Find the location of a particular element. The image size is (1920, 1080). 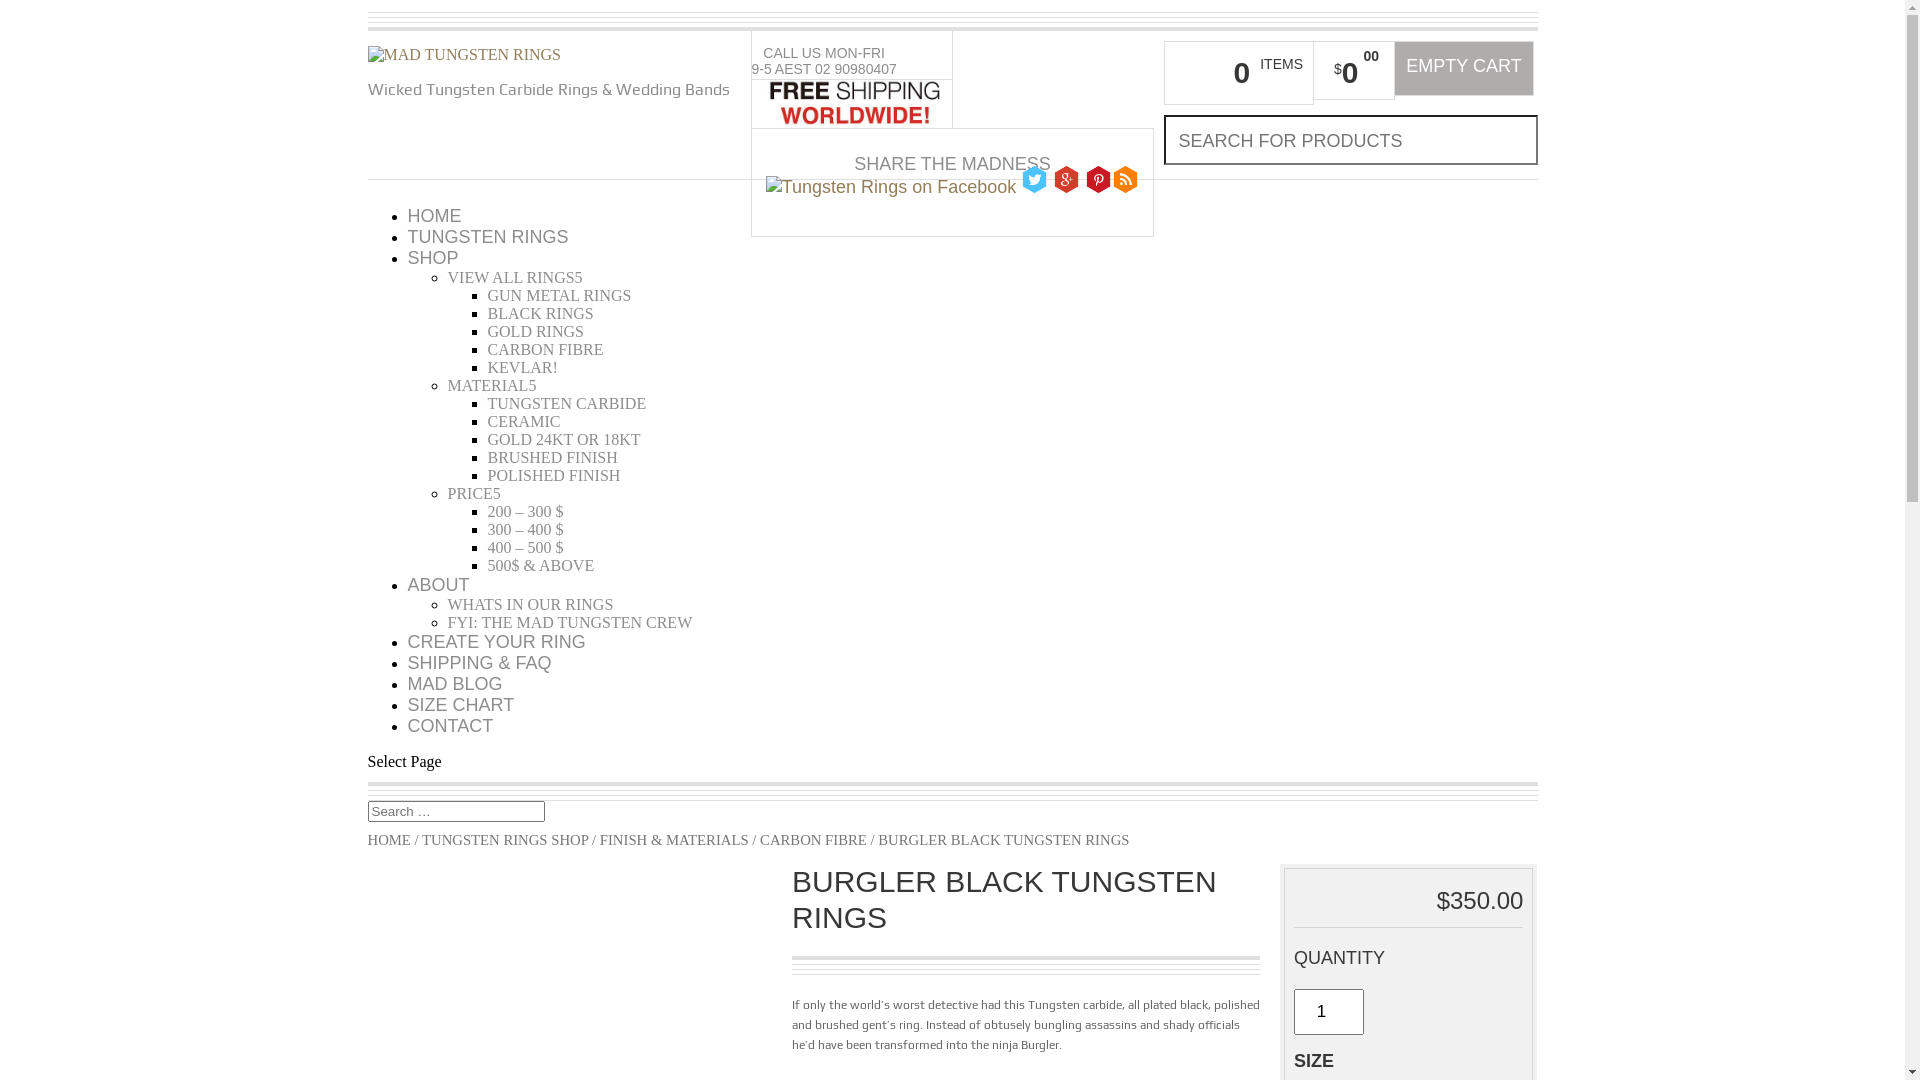

'SHOP' is located at coordinates (432, 257).